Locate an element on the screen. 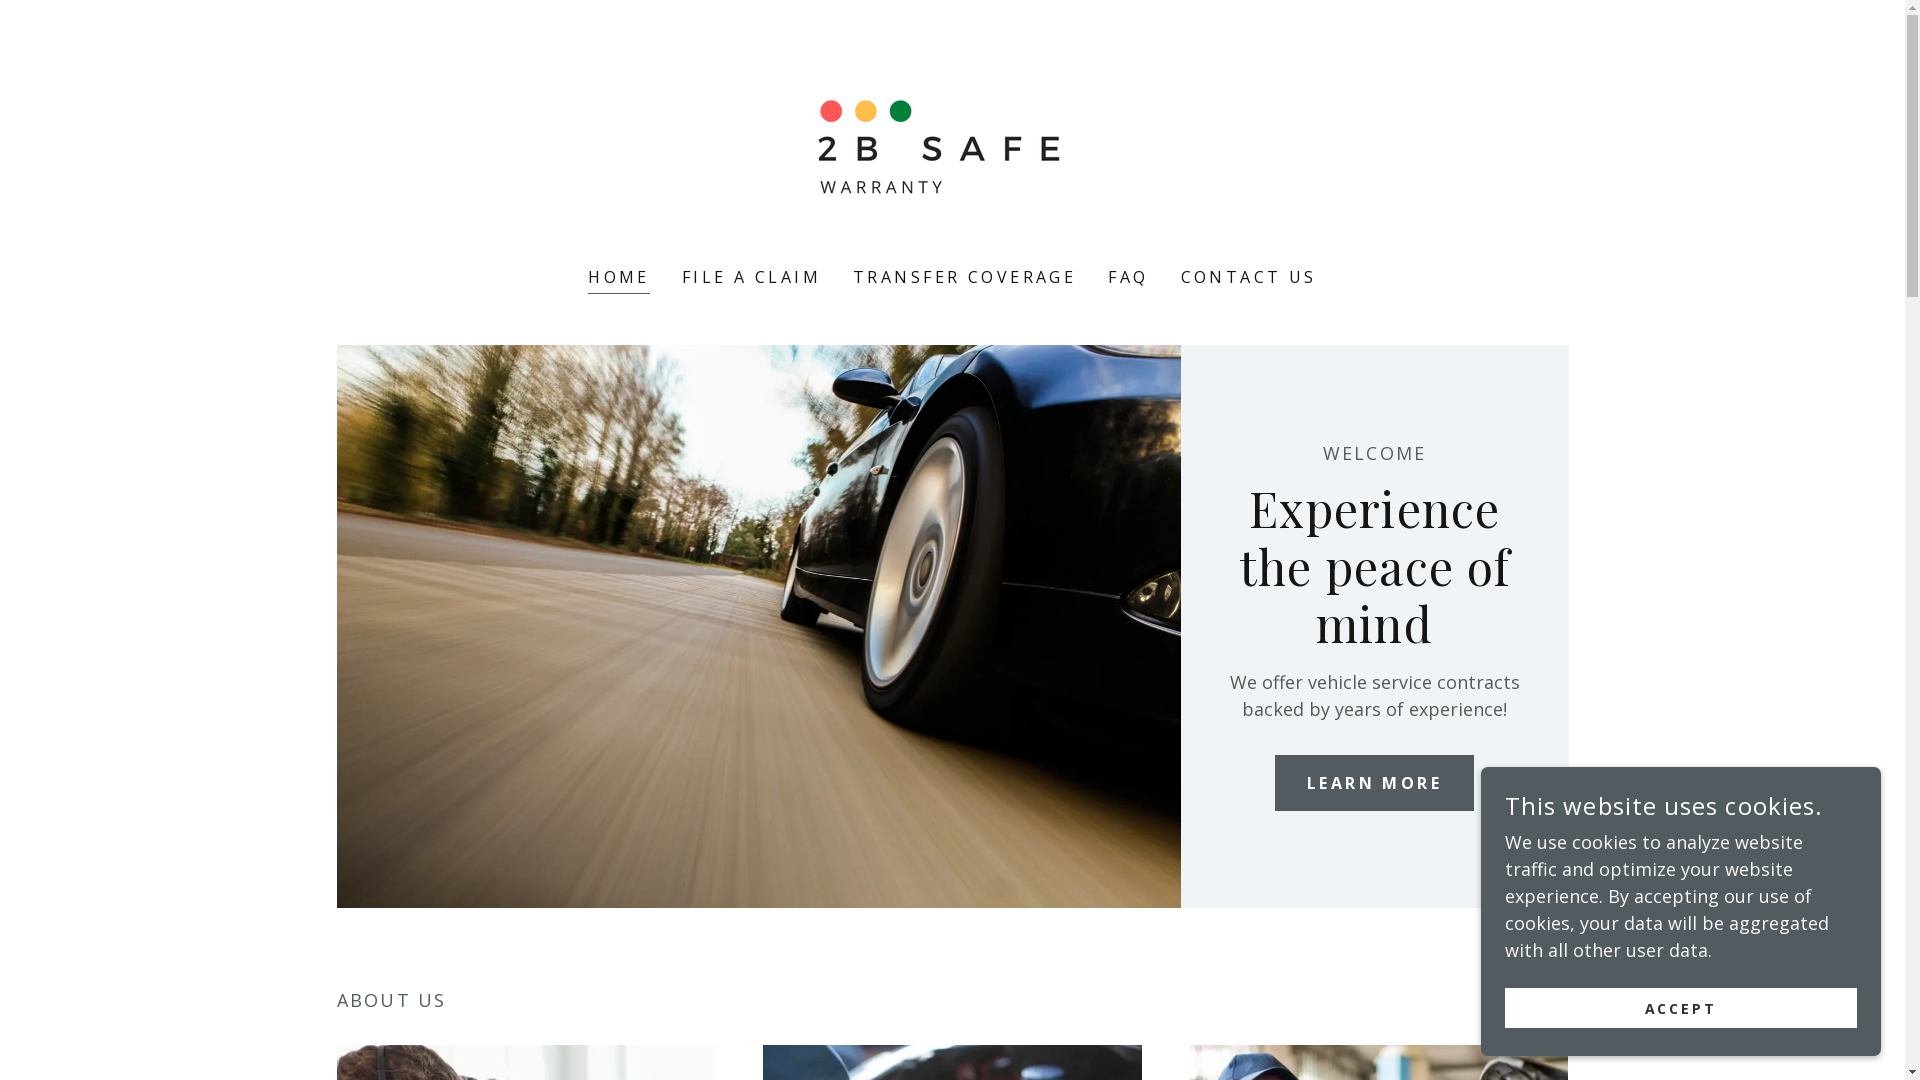 This screenshot has height=1080, width=1920. 'FAQ' is located at coordinates (1128, 277).